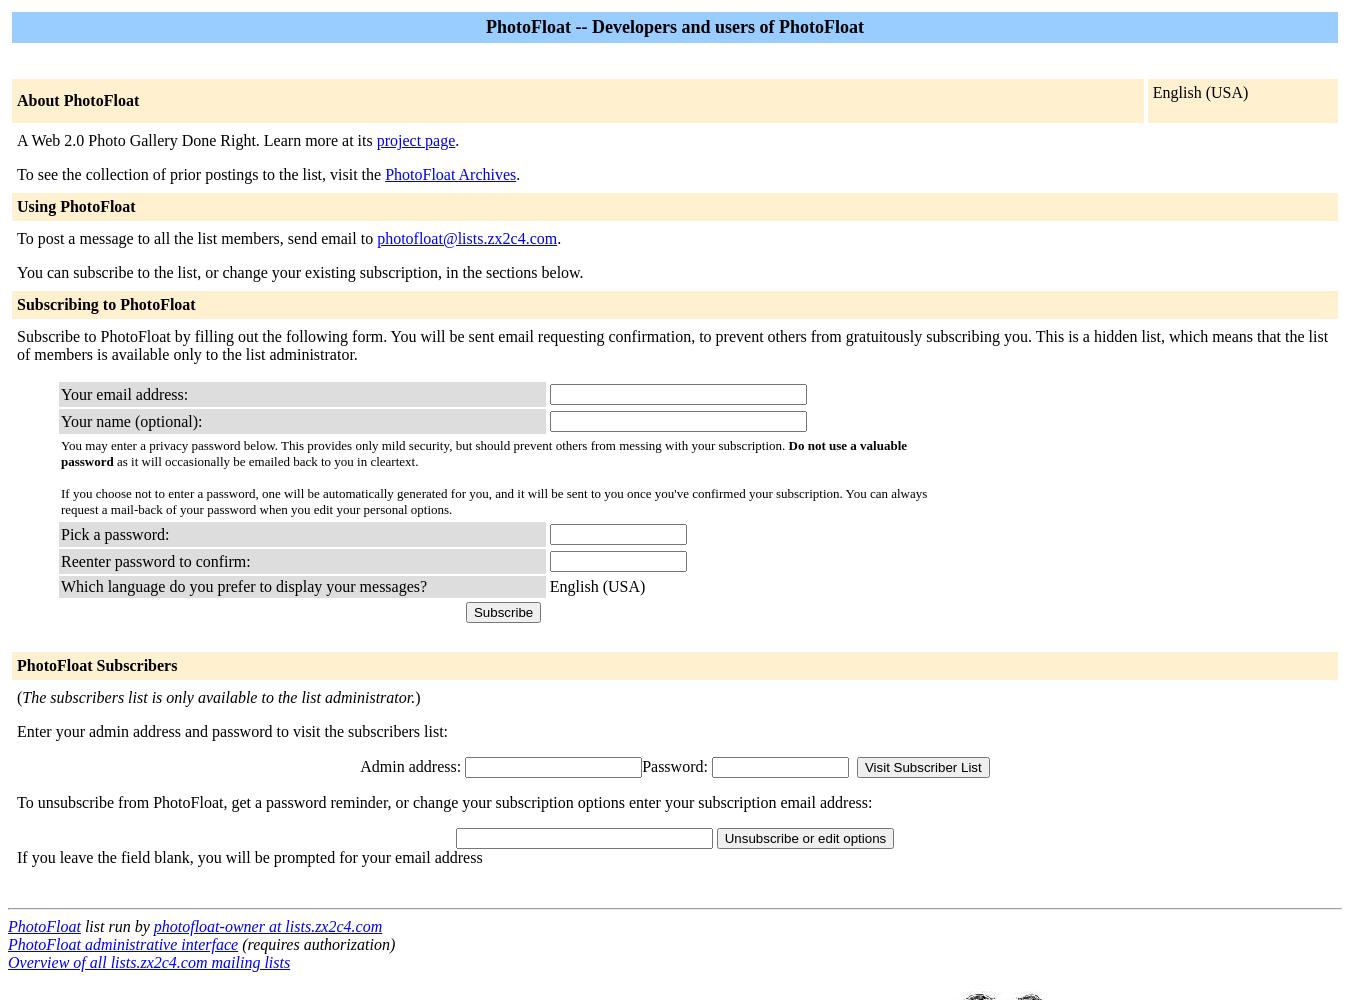 This screenshot has width=1350, height=1000. What do you see at coordinates (155, 560) in the screenshot?
I see `'Reenter password to confirm:'` at bounding box center [155, 560].